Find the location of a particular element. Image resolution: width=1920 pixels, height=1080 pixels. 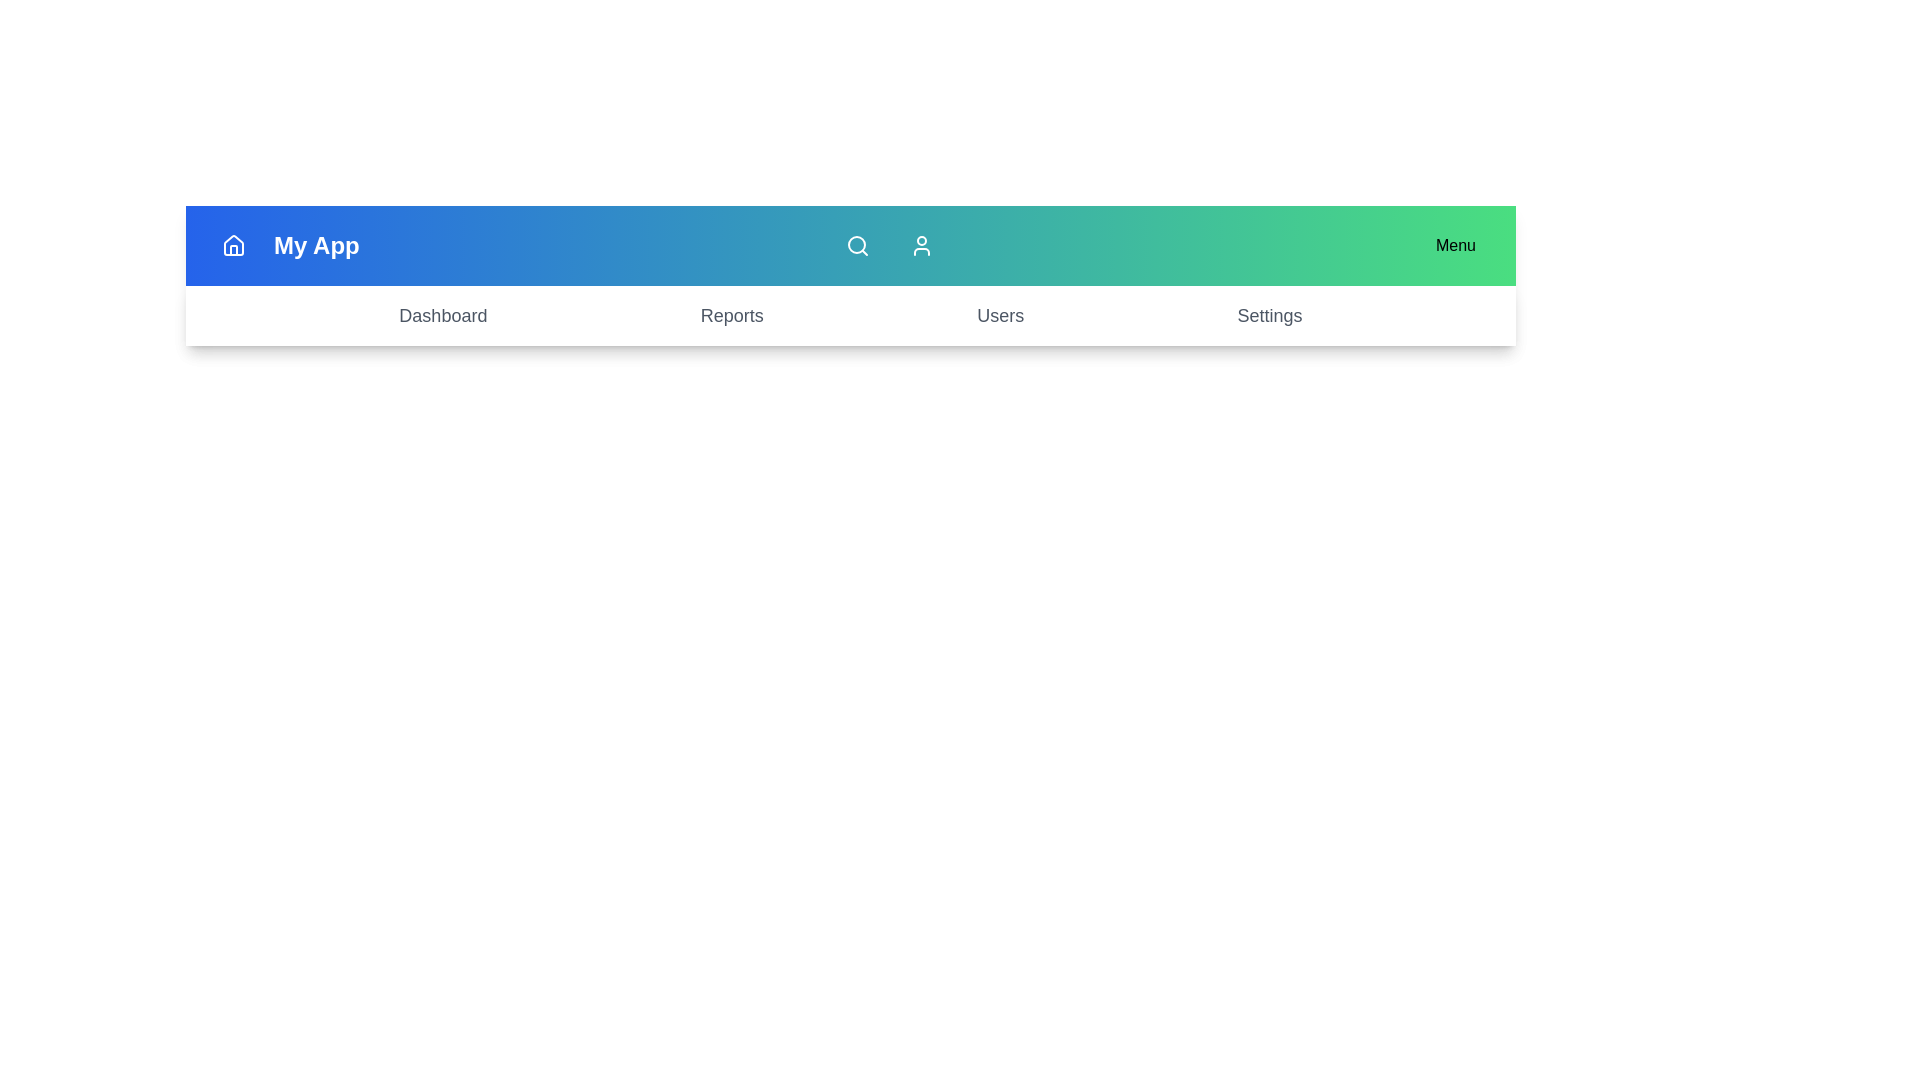

the 'Search' button located in the navigation bar is located at coordinates (857, 245).